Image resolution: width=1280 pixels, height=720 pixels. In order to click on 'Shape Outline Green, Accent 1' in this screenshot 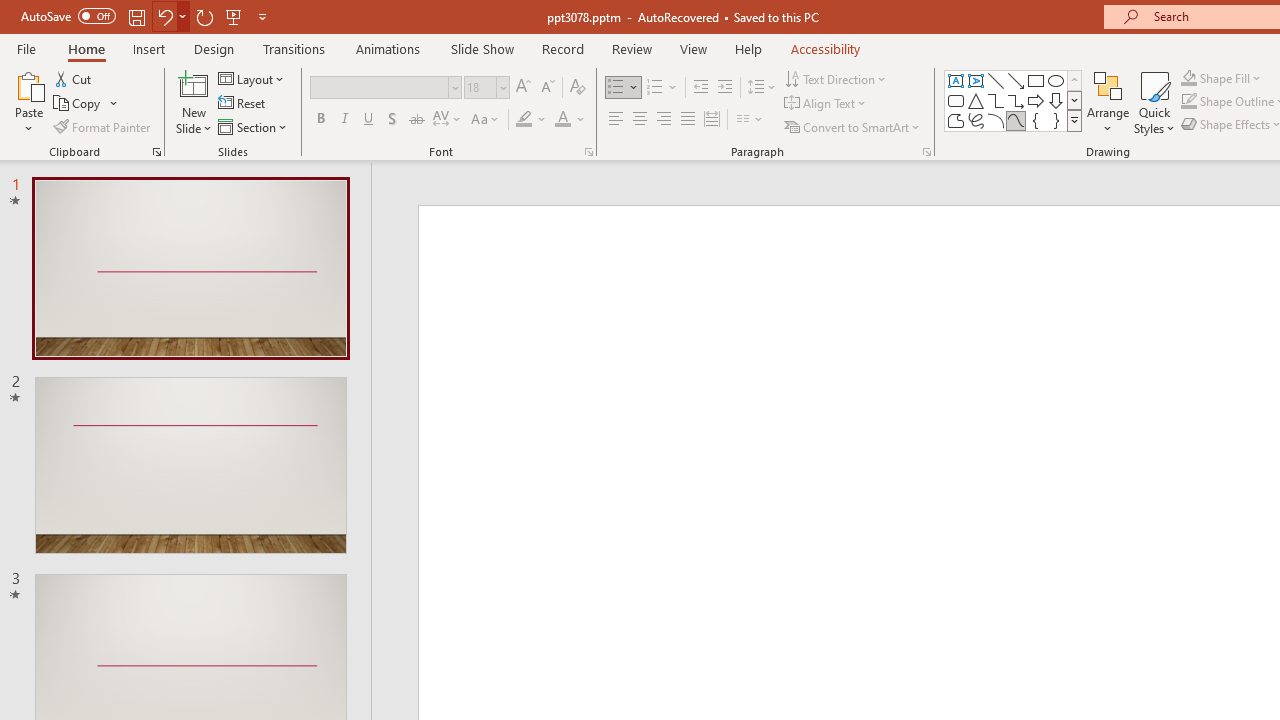, I will do `click(1189, 101)`.